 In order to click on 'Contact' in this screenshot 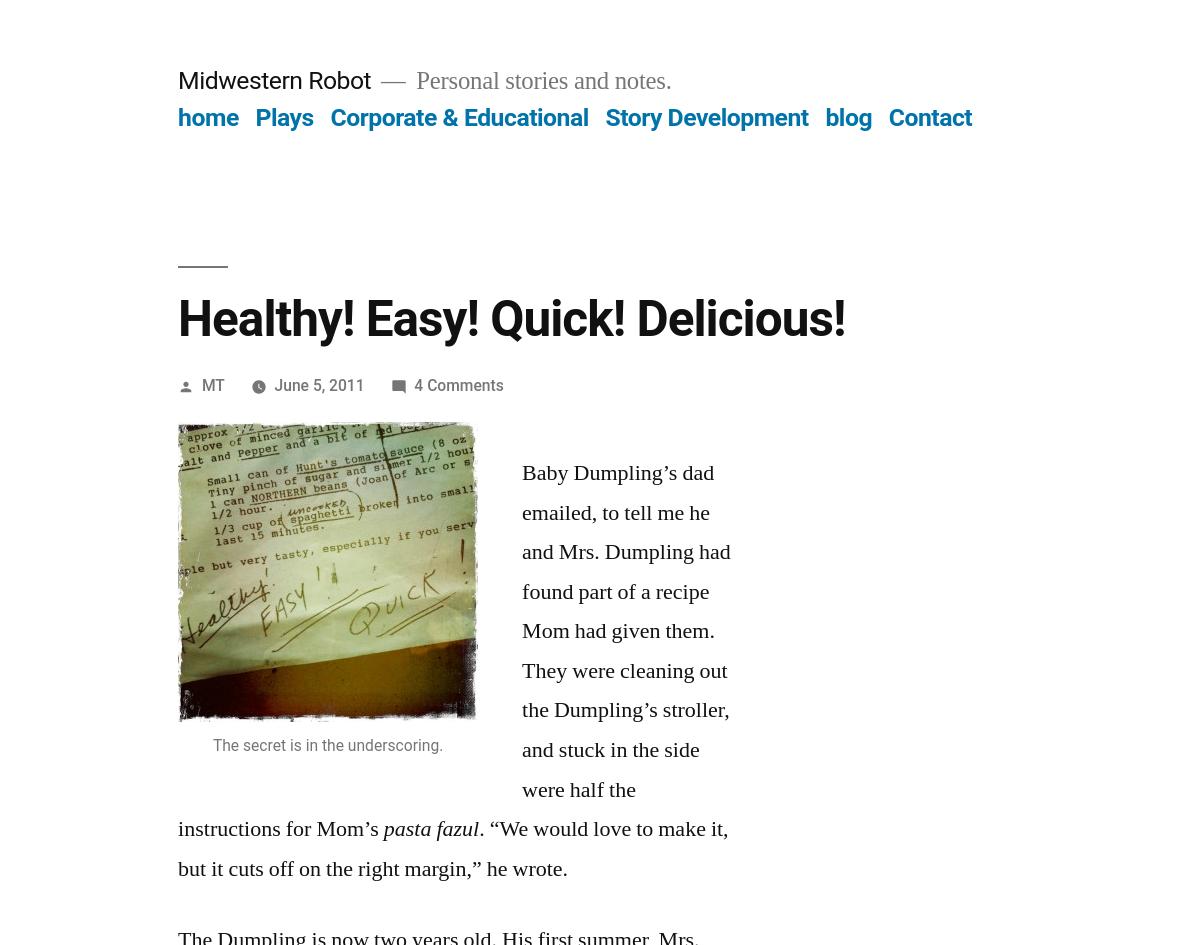, I will do `click(887, 116)`.